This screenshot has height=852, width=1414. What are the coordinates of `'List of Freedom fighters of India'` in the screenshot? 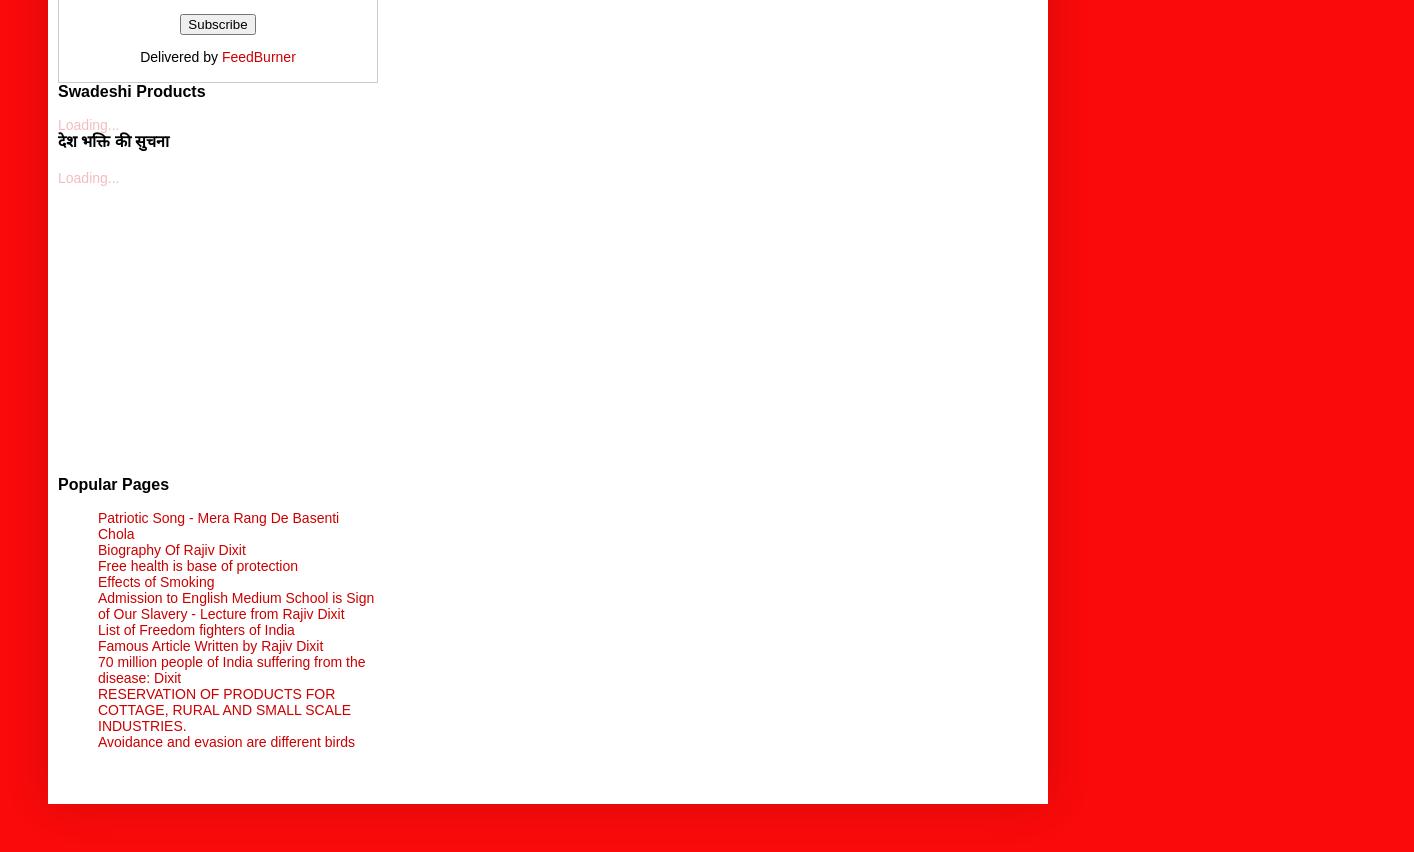 It's located at (195, 629).